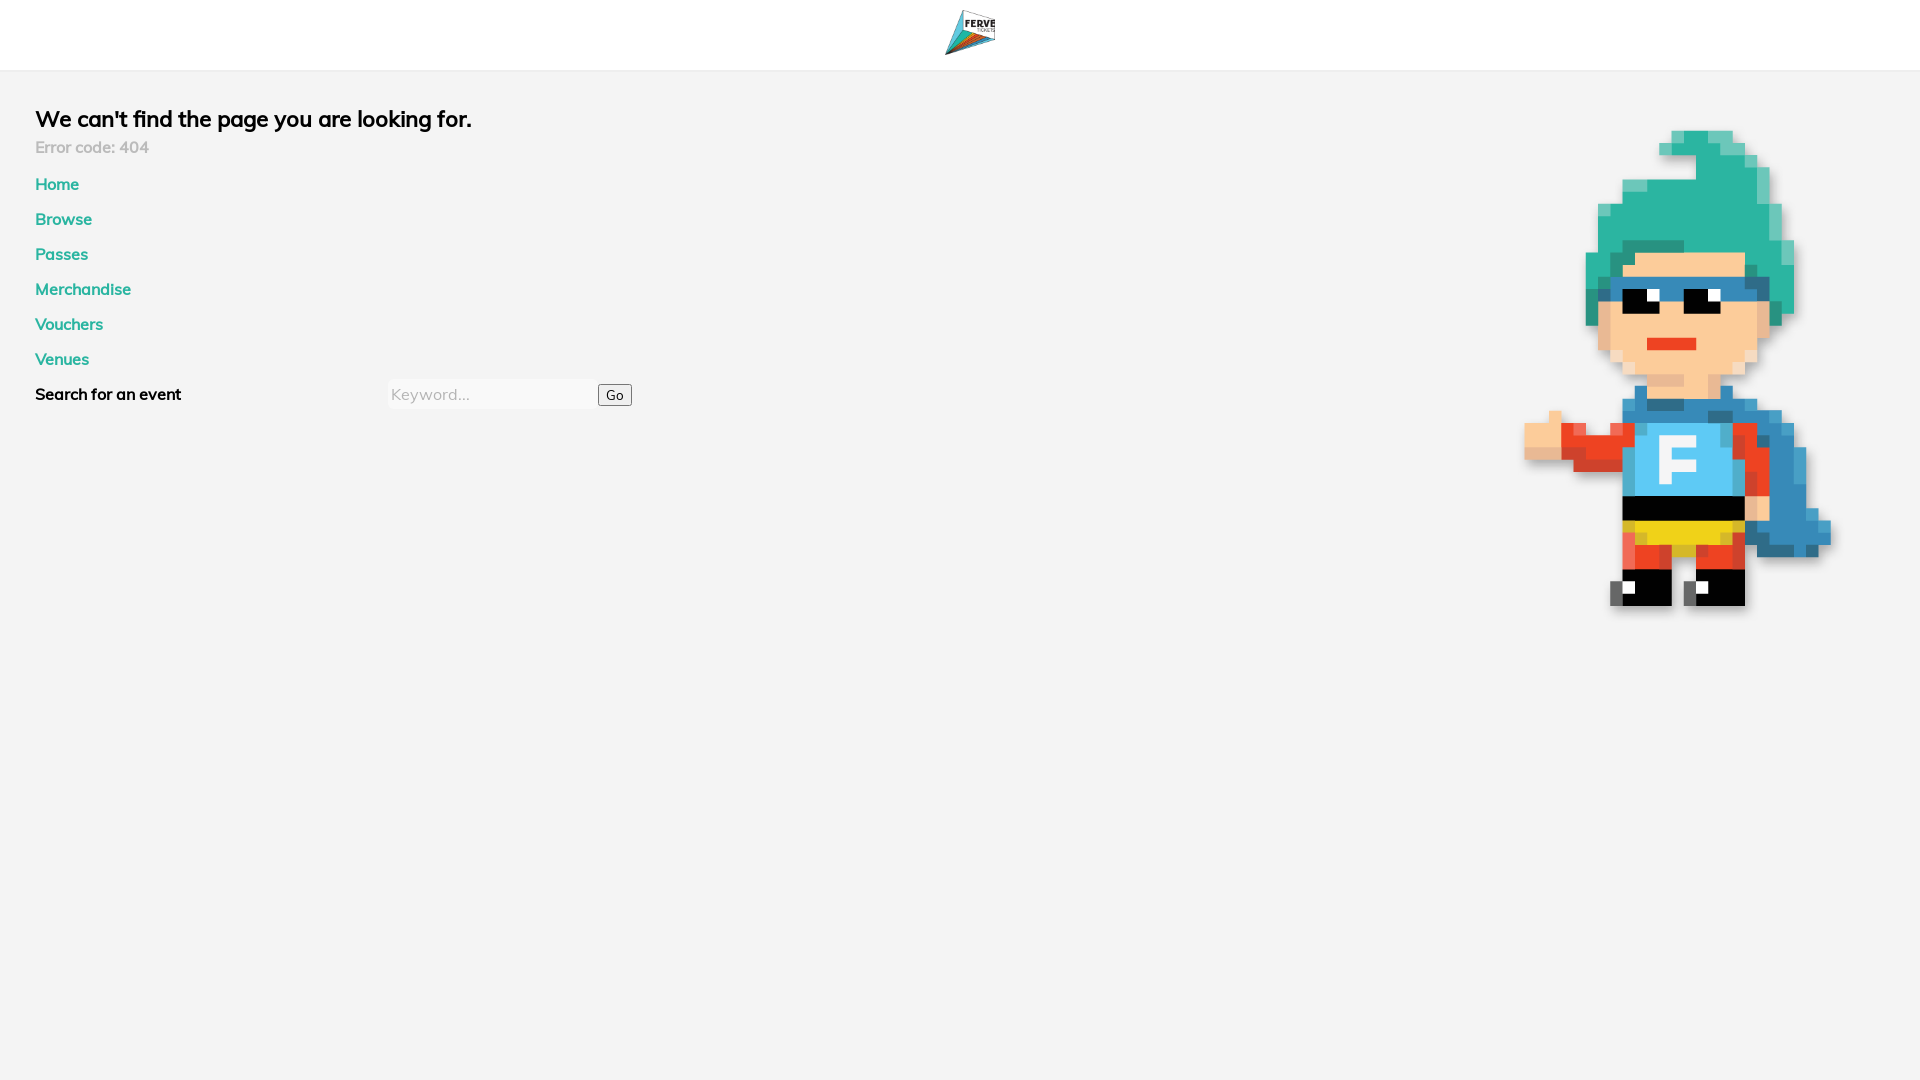  What do you see at coordinates (61, 253) in the screenshot?
I see `'Passes'` at bounding box center [61, 253].